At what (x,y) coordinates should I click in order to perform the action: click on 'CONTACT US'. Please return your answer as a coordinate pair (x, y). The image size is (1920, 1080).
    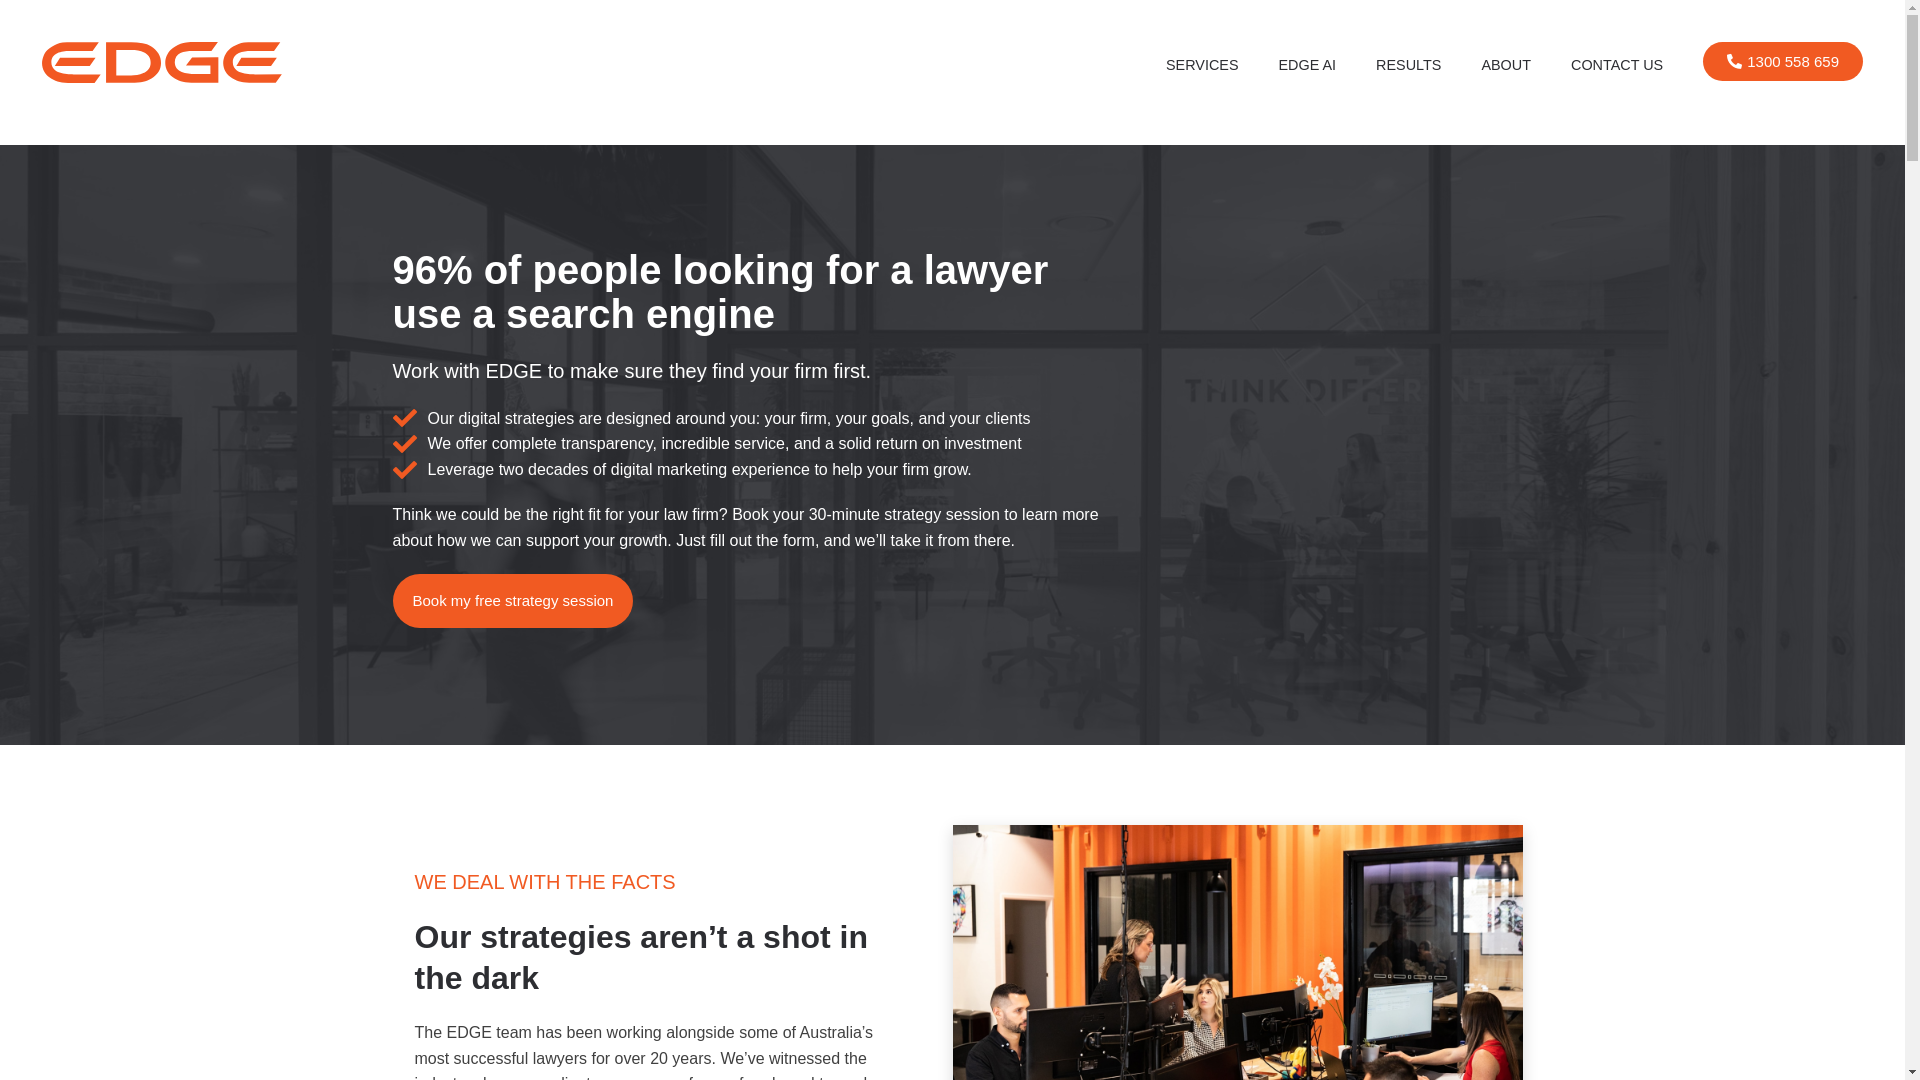
    Looking at the image, I should click on (1617, 64).